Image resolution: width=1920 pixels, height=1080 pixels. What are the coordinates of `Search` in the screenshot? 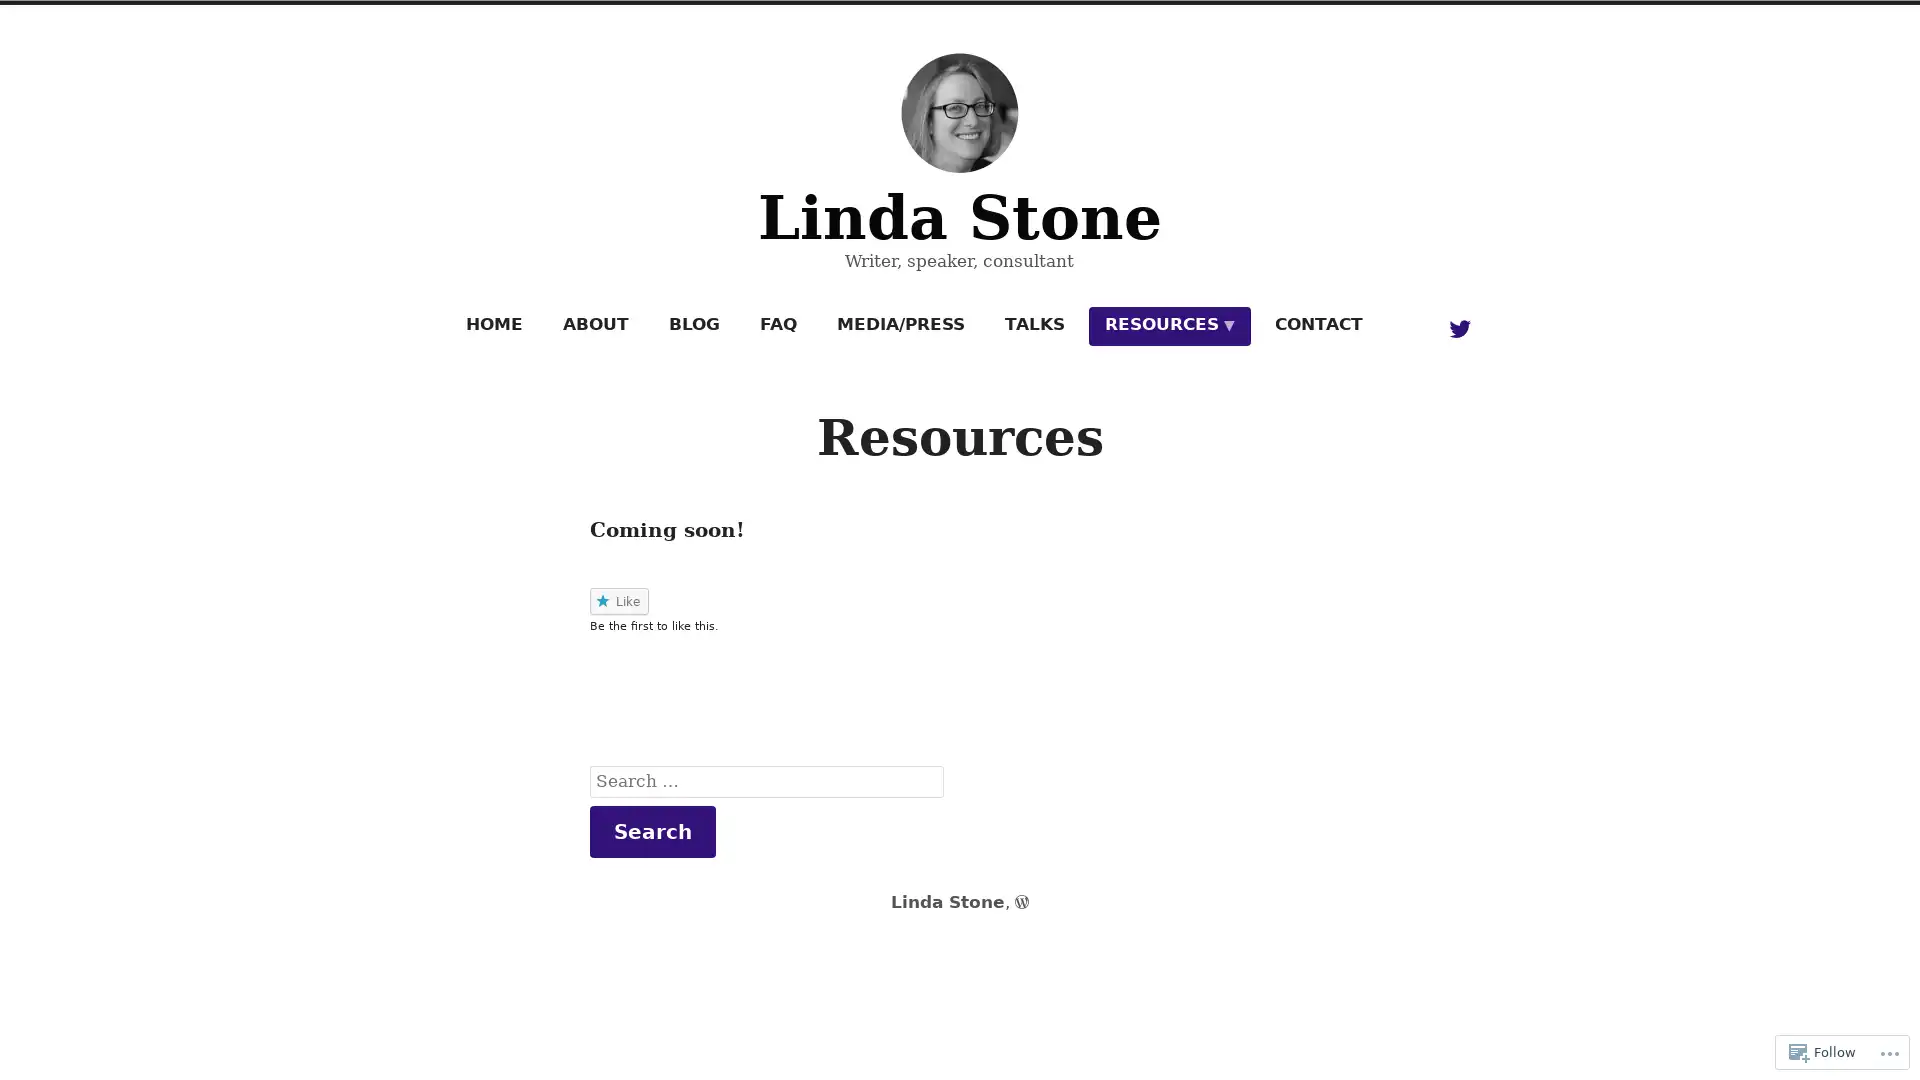 It's located at (652, 830).